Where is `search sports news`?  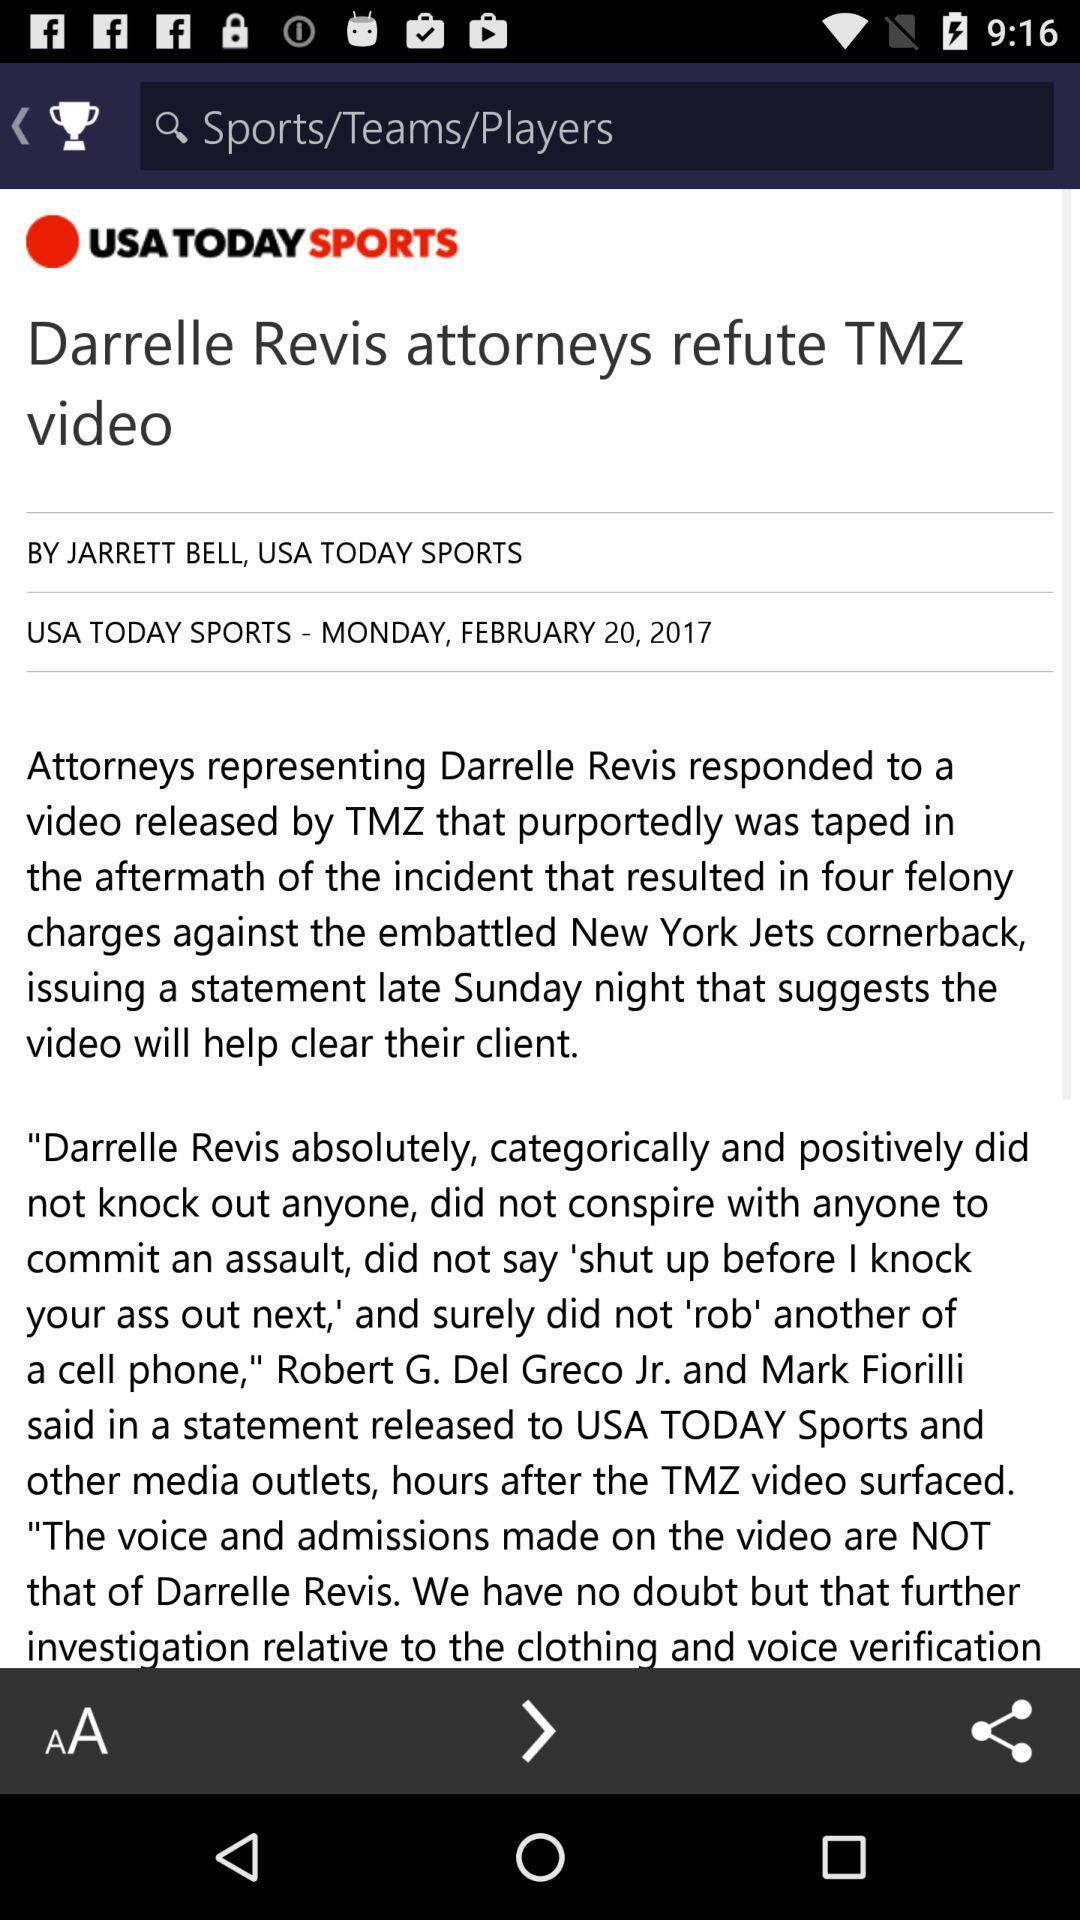
search sports news is located at coordinates (596, 124).